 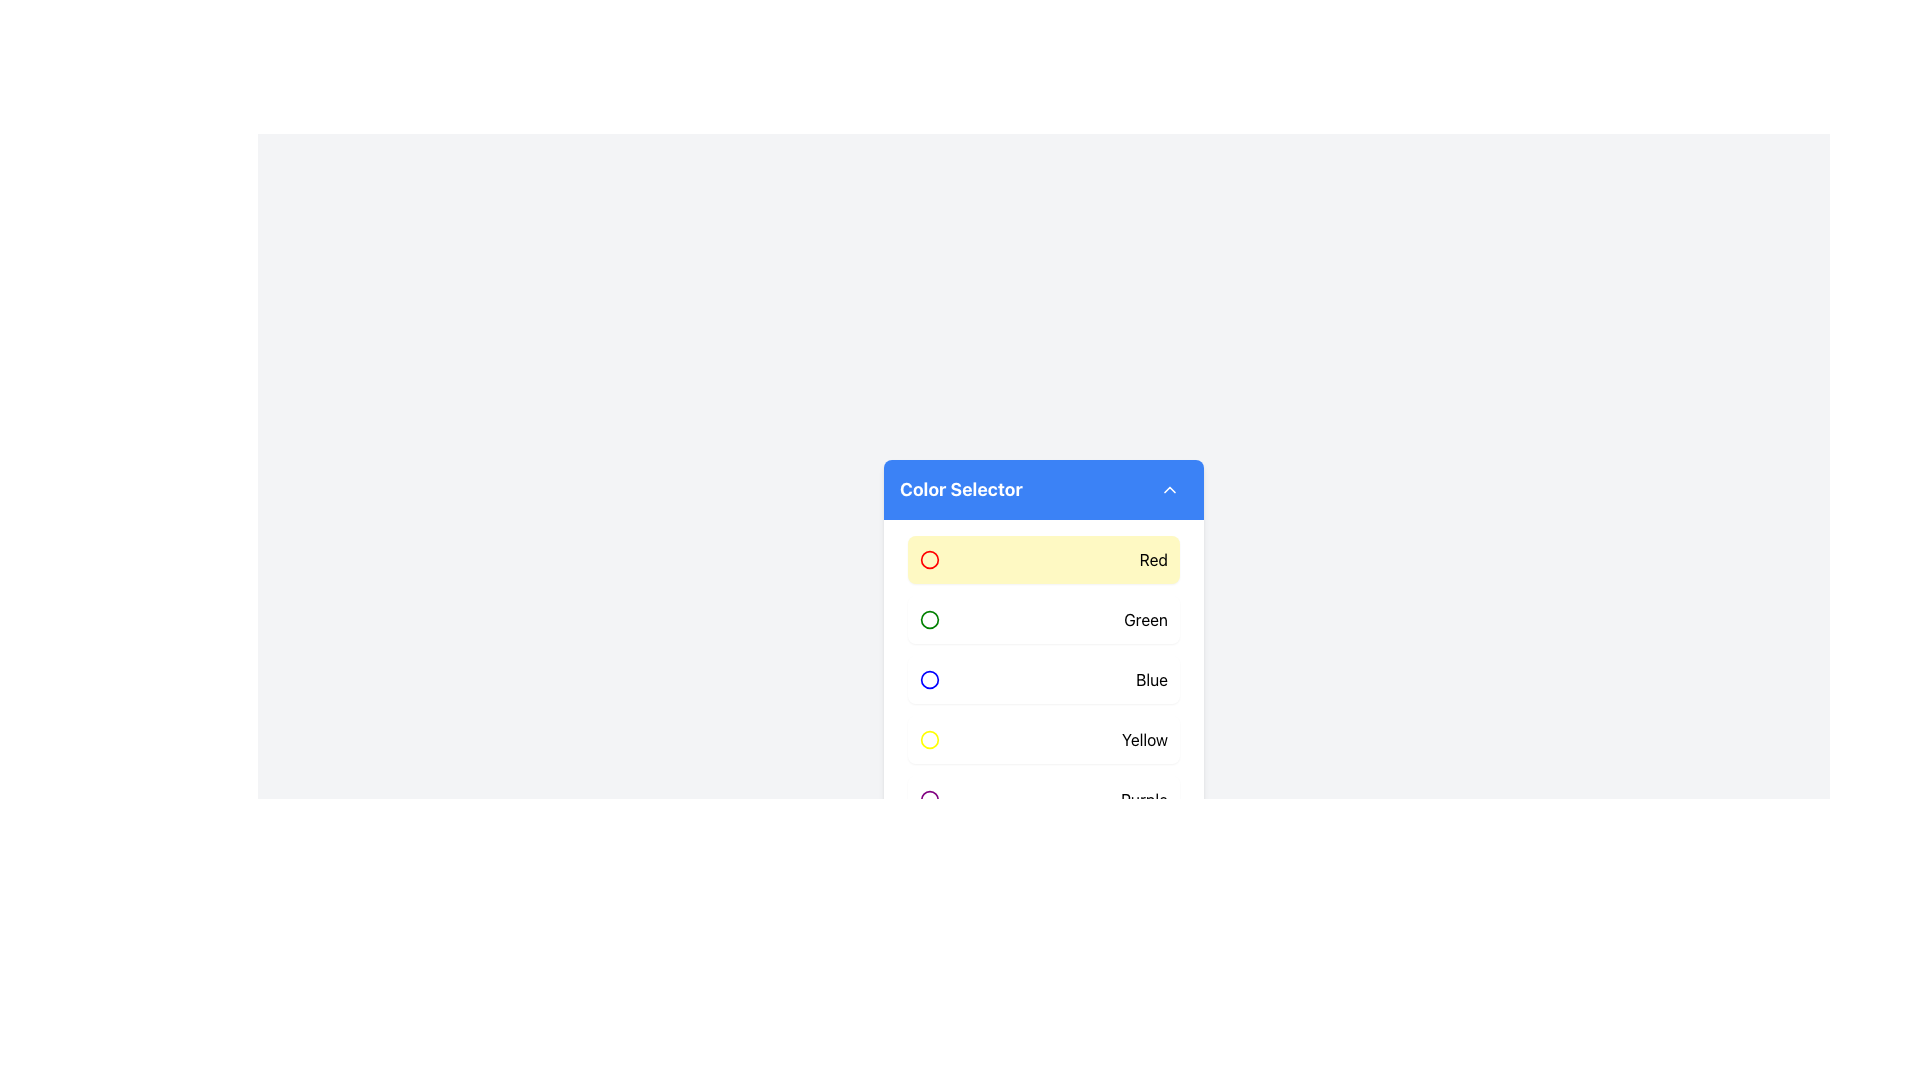 I want to click on the color selector icon representing the color 'Green' located in the second row of the color options list, so click(x=929, y=619).